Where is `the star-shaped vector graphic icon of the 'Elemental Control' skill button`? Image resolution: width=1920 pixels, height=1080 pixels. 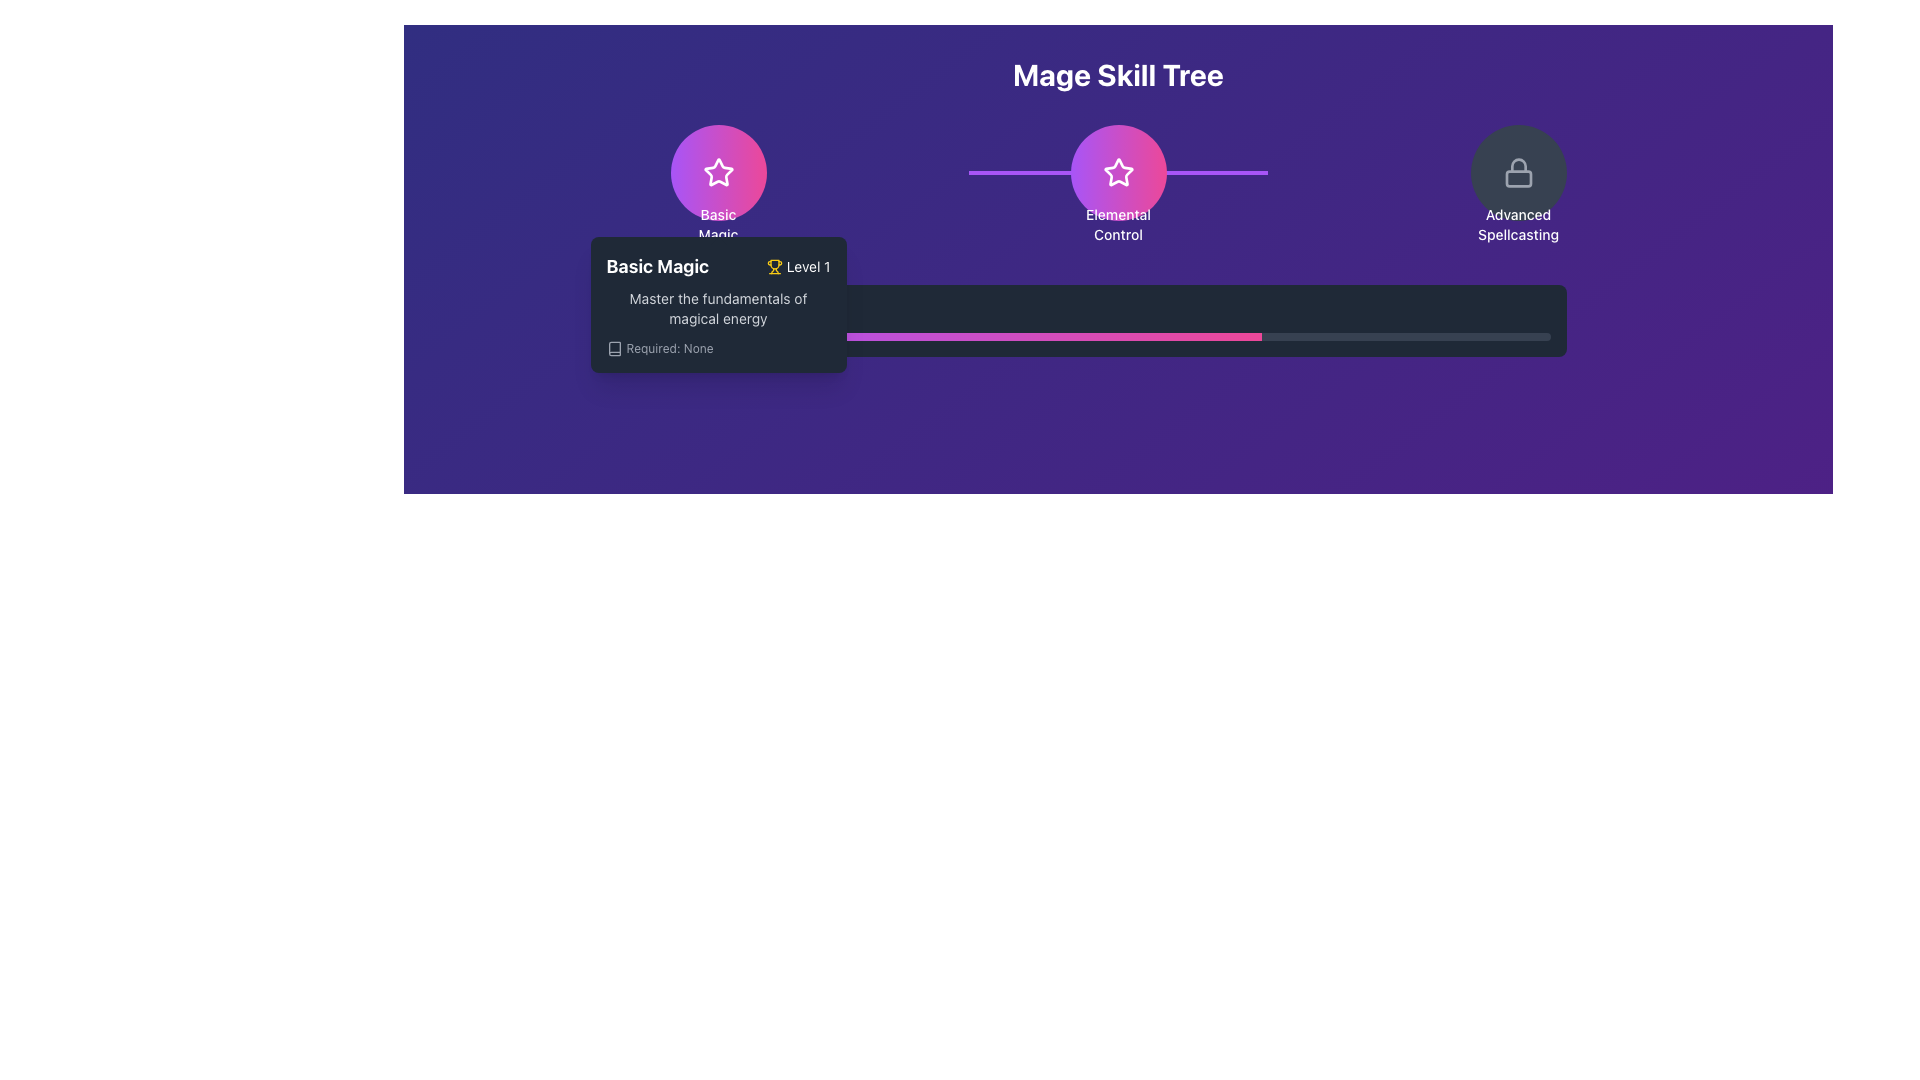 the star-shaped vector graphic icon of the 'Elemental Control' skill button is located at coordinates (1117, 172).